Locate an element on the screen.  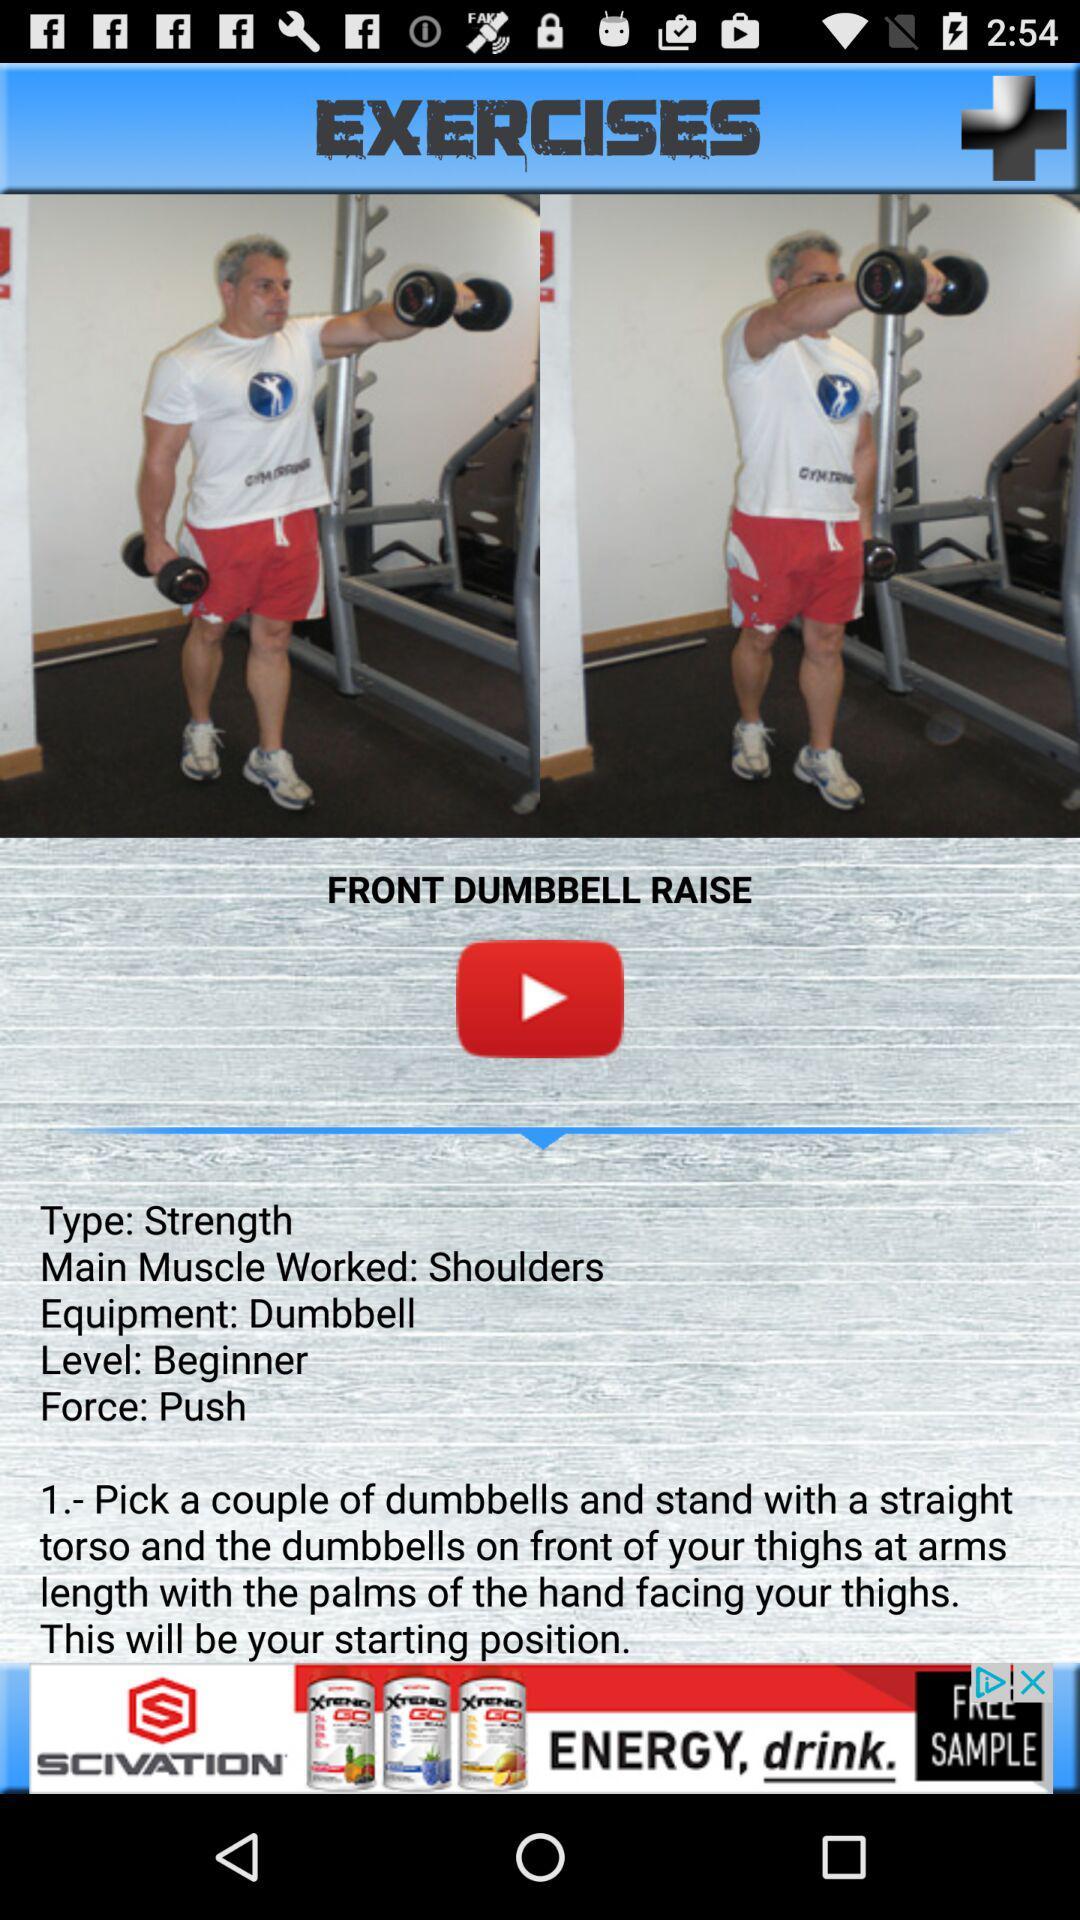
advertisement for scivation is located at coordinates (540, 1727).